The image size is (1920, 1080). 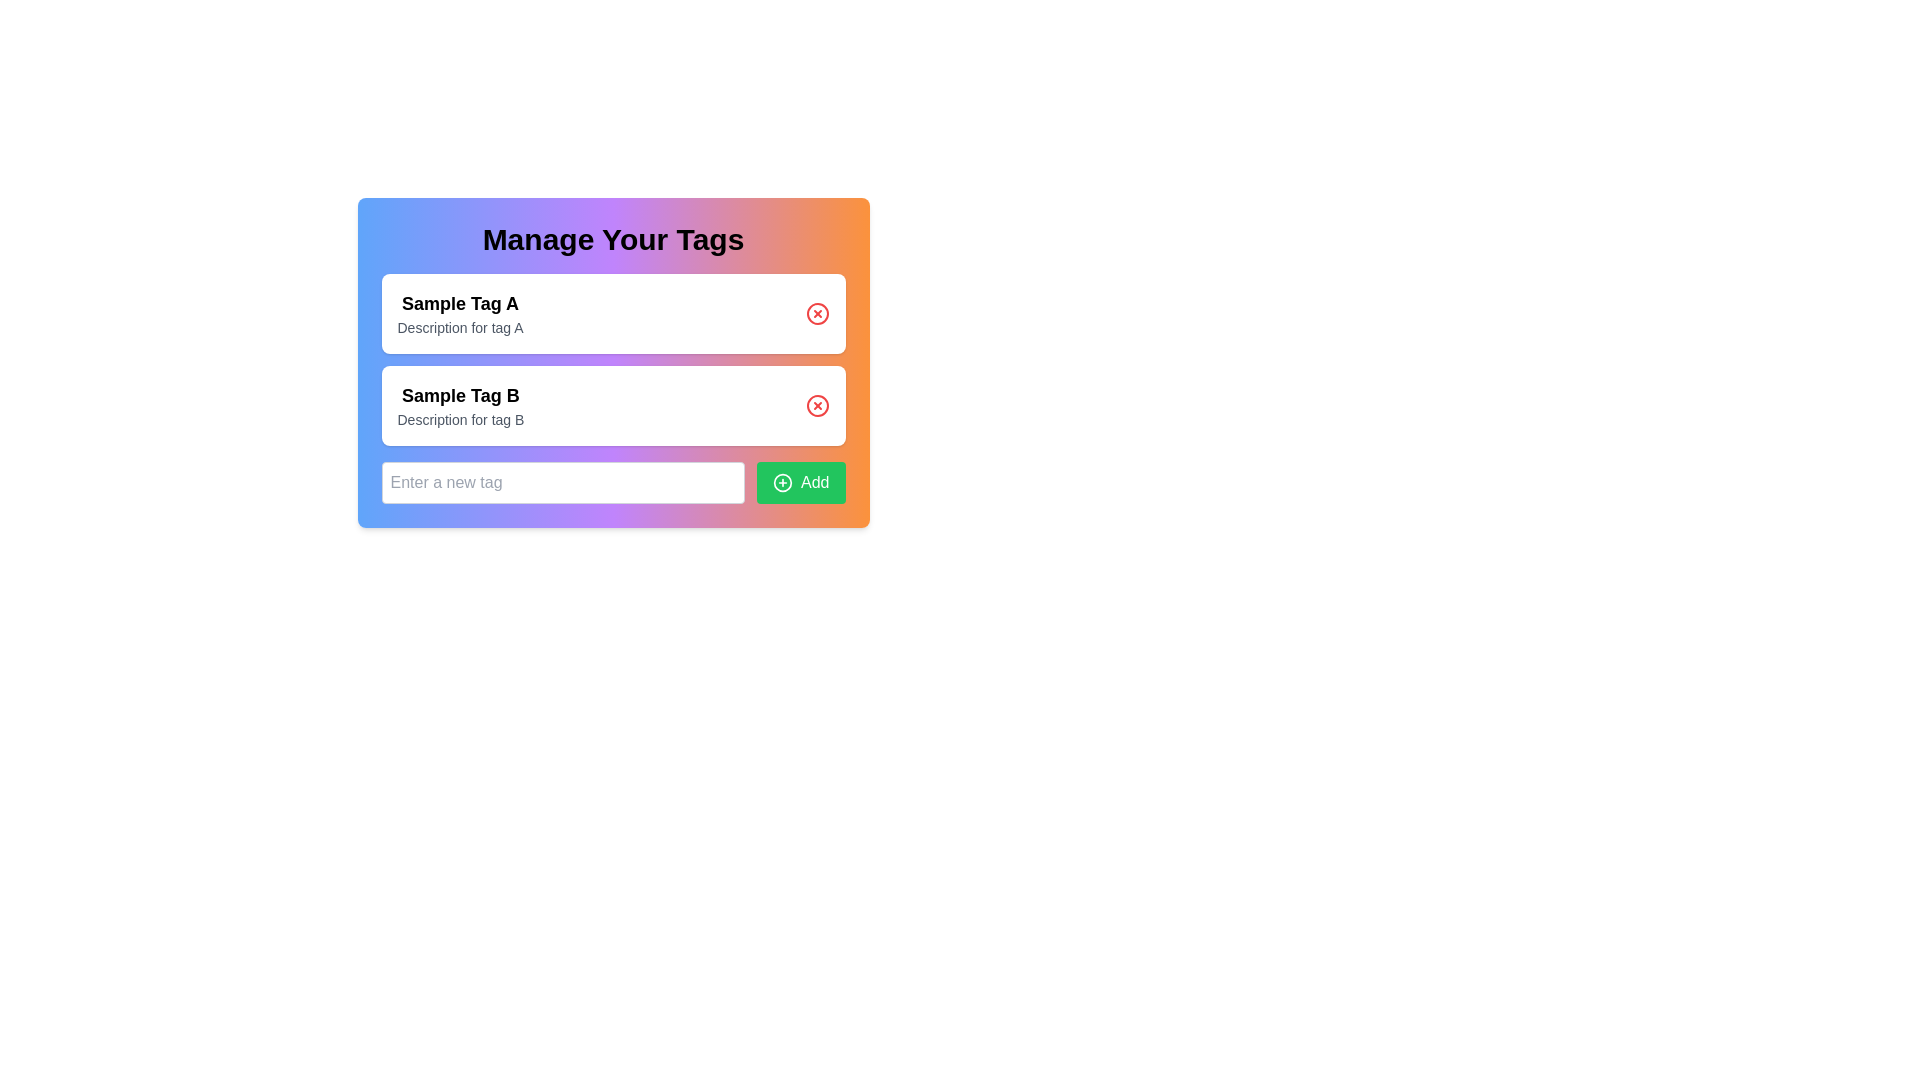 I want to click on the delete button associated with 'Sample Tag B' to change its color, so click(x=817, y=405).